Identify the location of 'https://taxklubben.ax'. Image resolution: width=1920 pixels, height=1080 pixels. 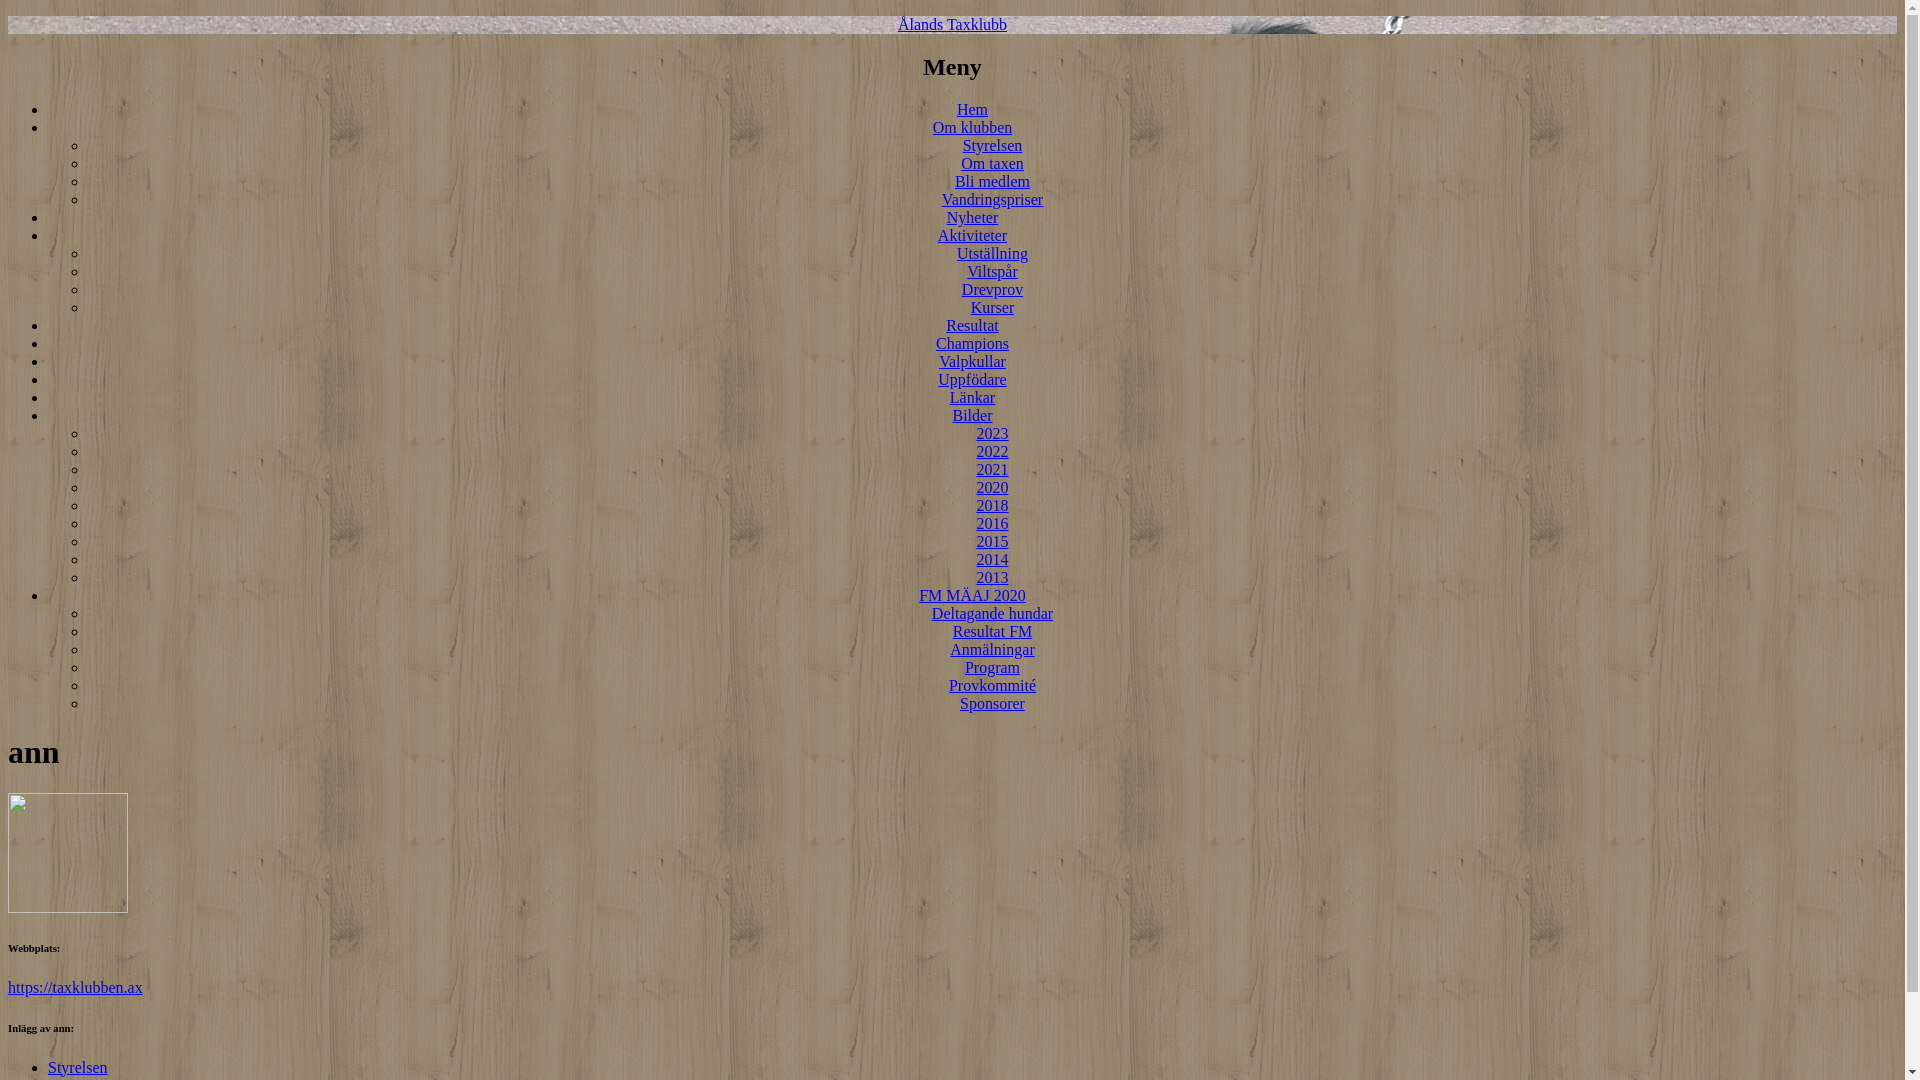
(75, 986).